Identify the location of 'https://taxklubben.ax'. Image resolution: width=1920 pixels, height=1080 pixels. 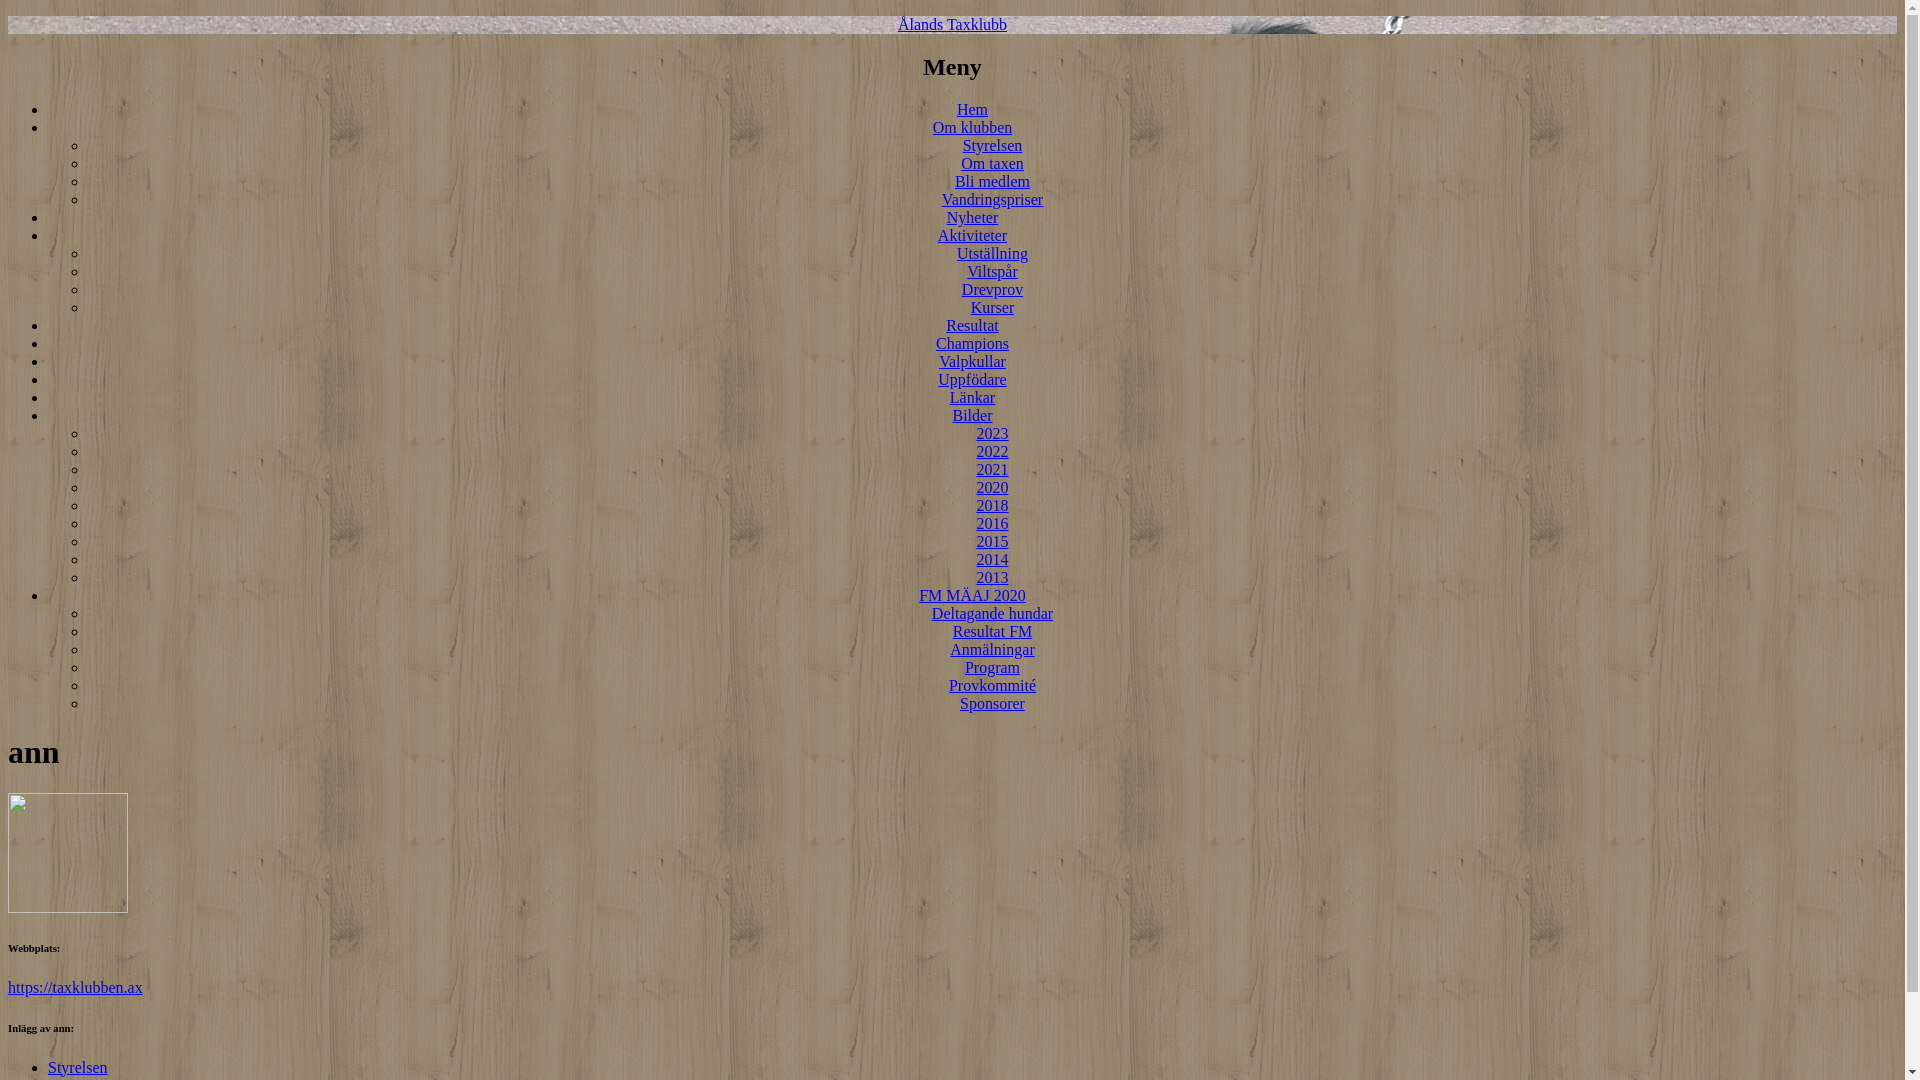
(75, 986).